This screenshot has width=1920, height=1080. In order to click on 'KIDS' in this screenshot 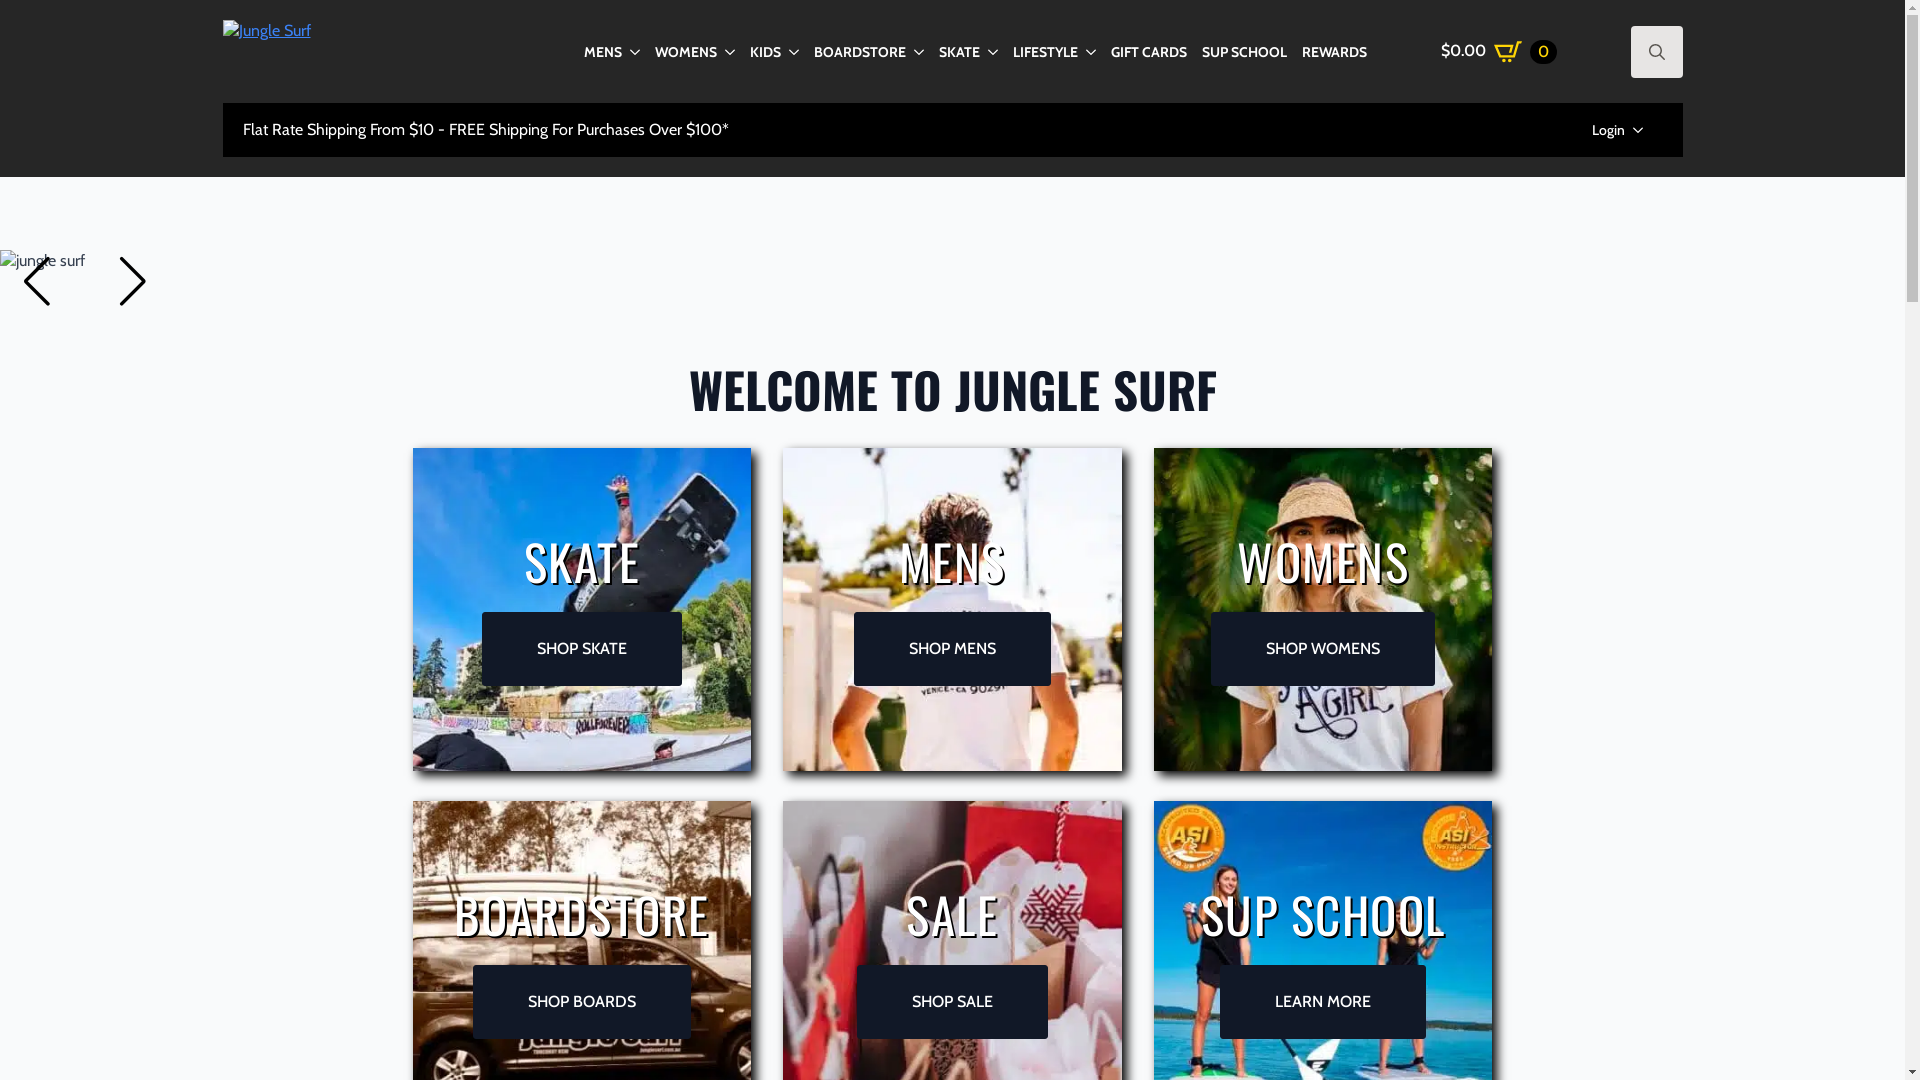, I will do `click(748, 49)`.